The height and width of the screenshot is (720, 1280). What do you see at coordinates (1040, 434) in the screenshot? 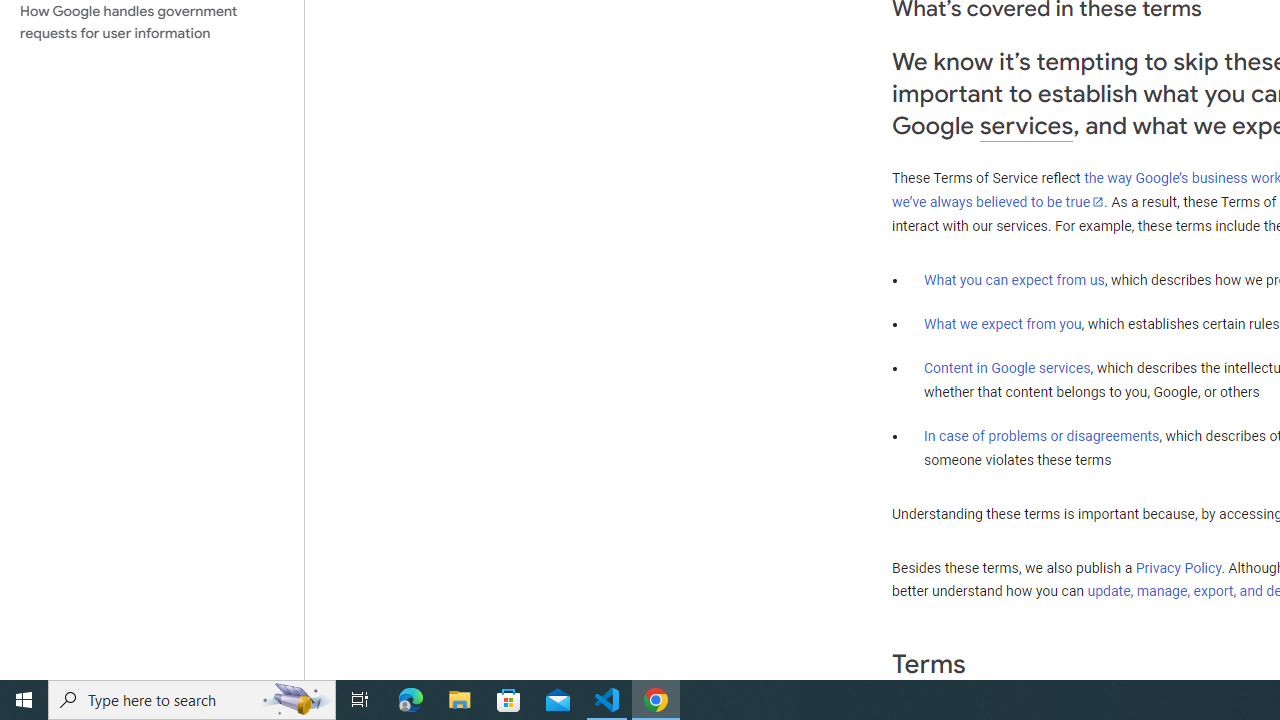
I see `'In case of problems or disagreements'` at bounding box center [1040, 434].